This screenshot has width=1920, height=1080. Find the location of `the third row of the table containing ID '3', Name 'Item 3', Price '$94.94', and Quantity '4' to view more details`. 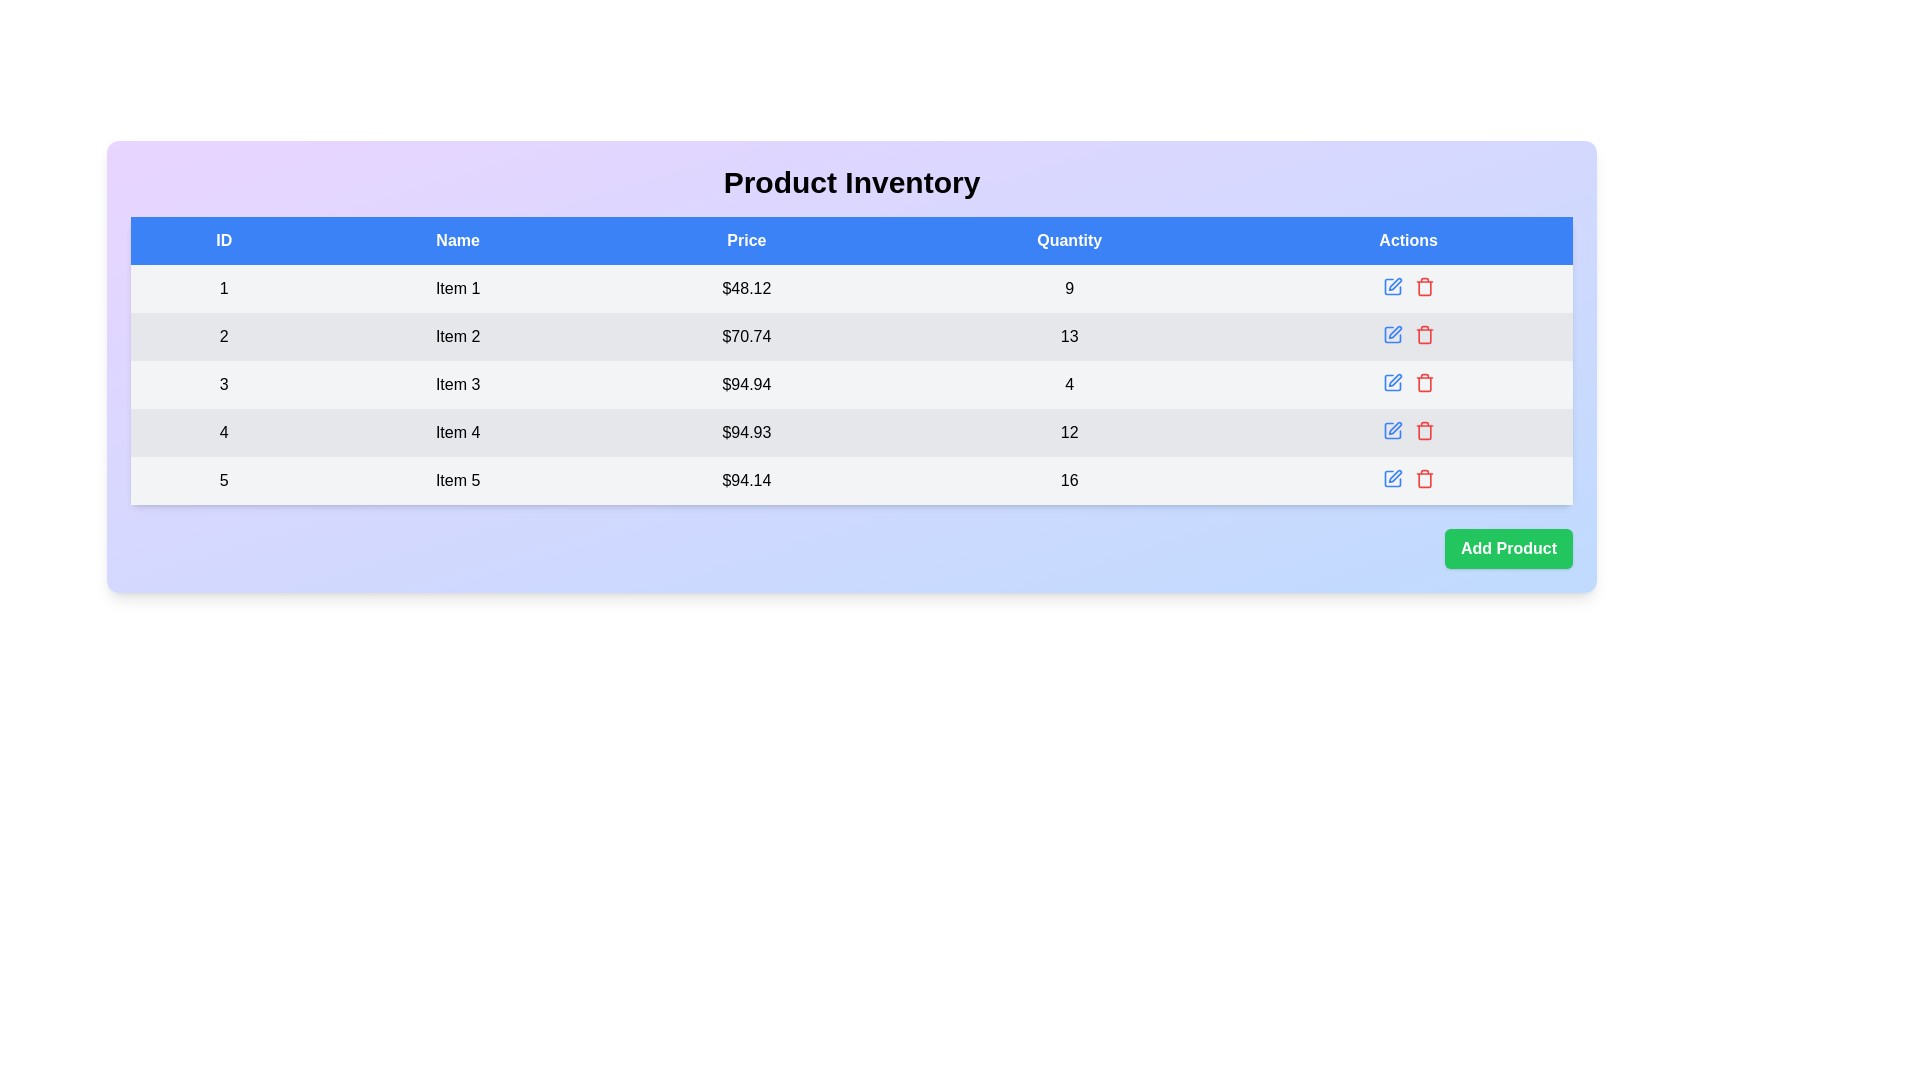

the third row of the table containing ID '3', Name 'Item 3', Price '$94.94', and Quantity '4' to view more details is located at coordinates (851, 385).